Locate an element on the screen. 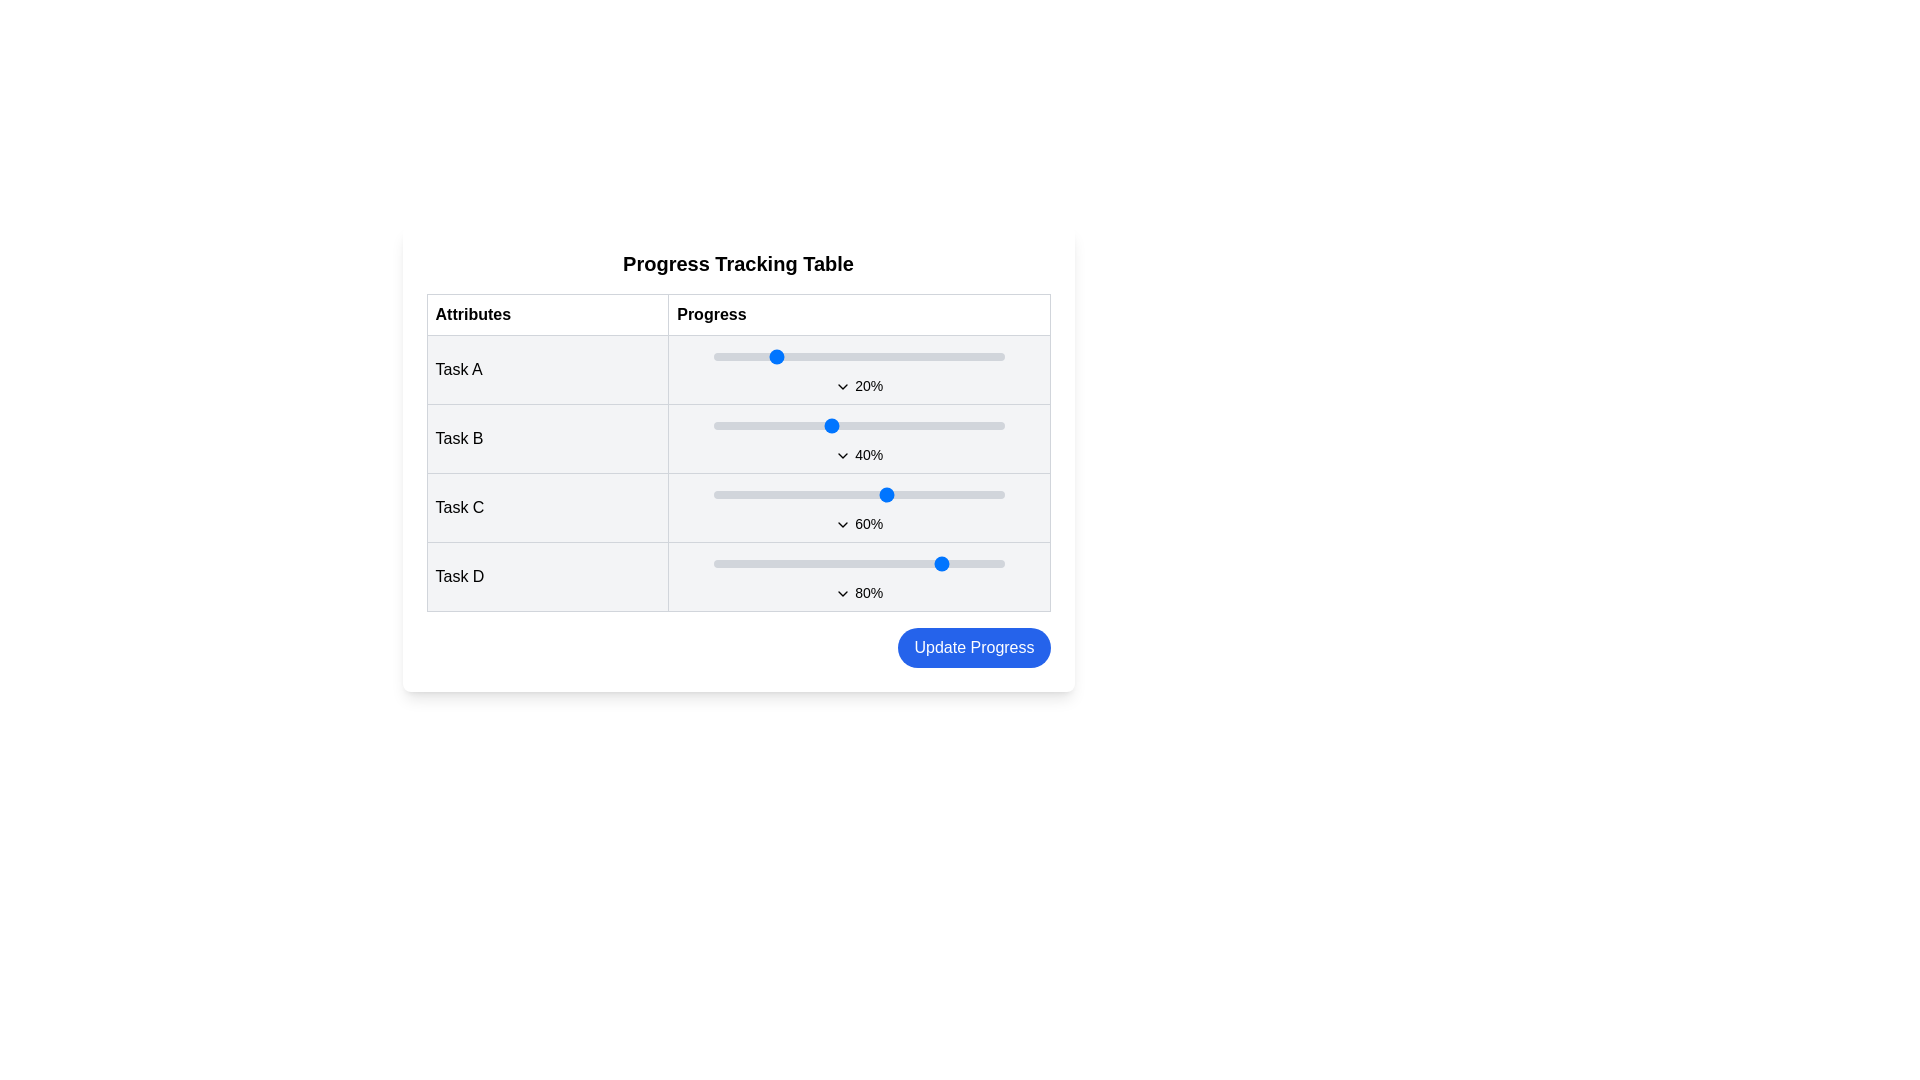 The height and width of the screenshot is (1080, 1920). the downward-facing chevron icon next to the '40%' text in the second row of the Progress table is located at coordinates (843, 456).